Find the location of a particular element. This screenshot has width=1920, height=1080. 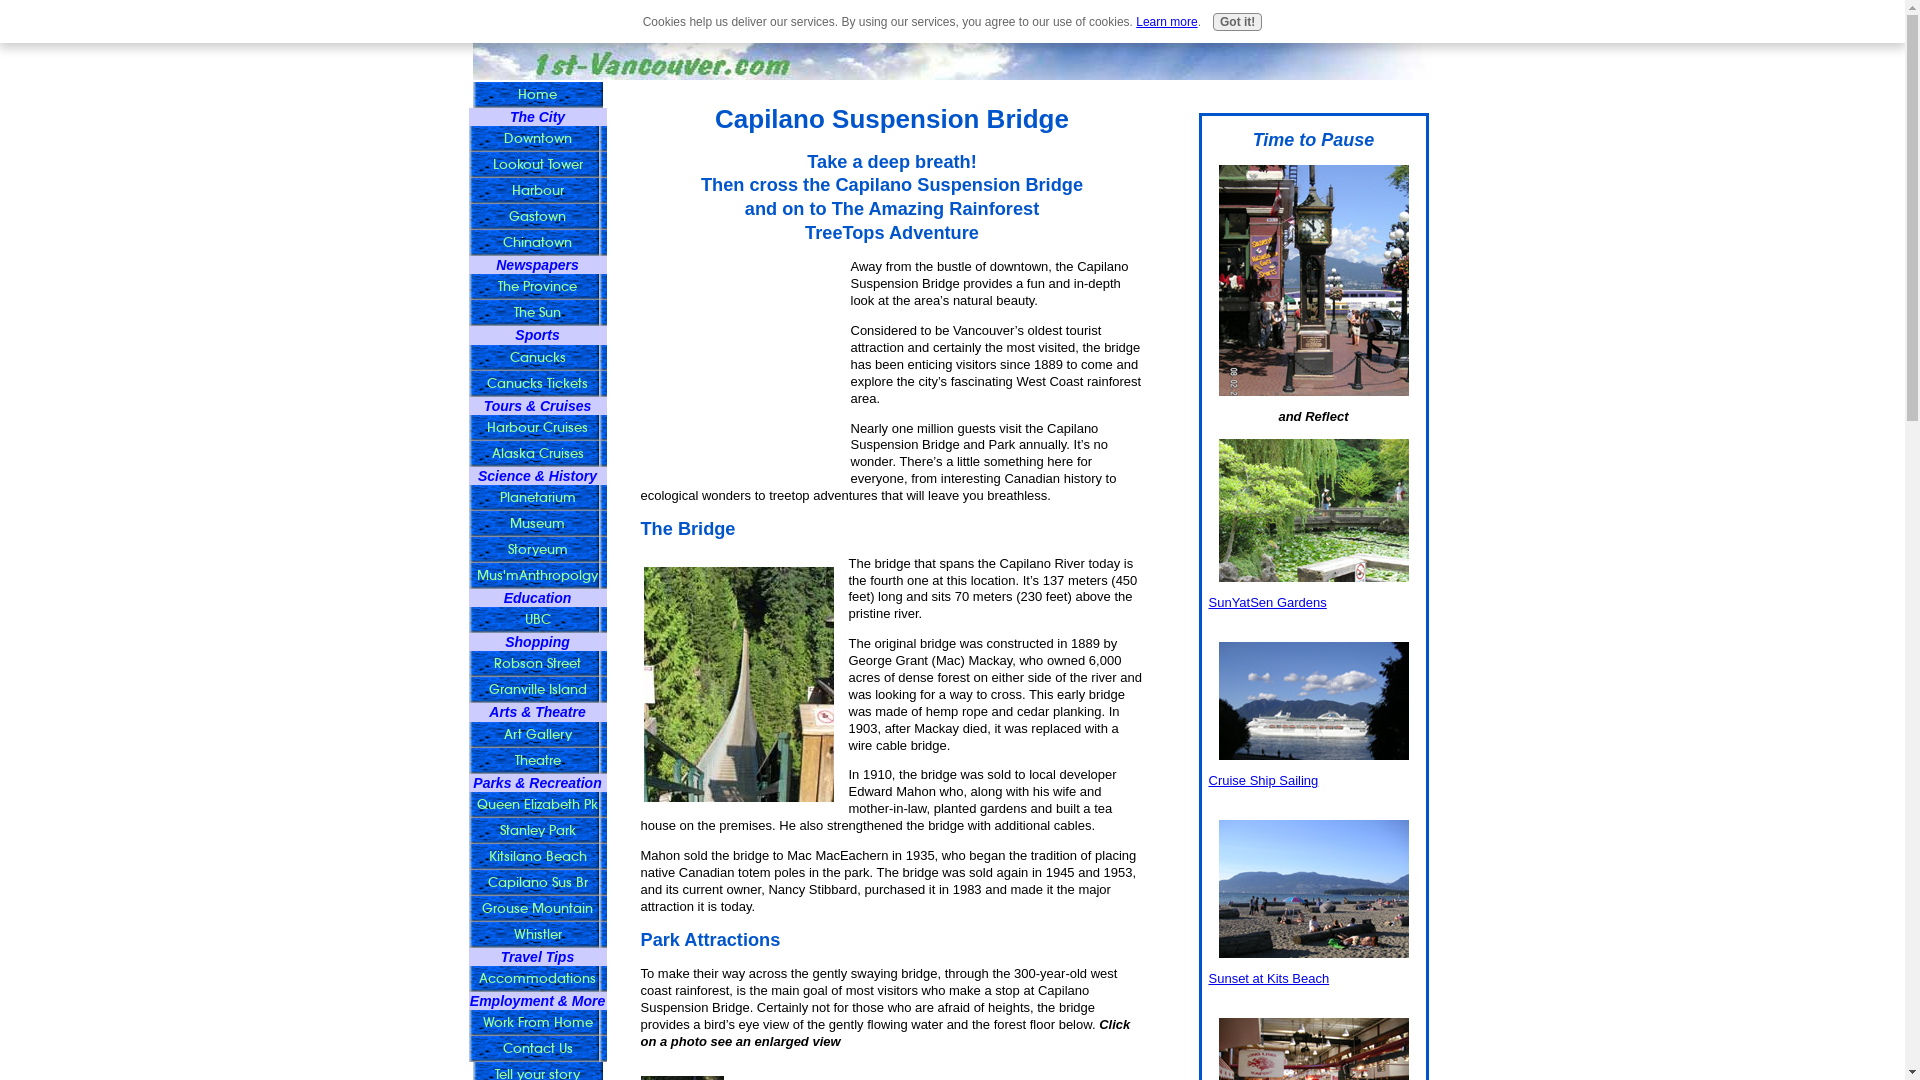

'The Sun' is located at coordinates (537, 312).